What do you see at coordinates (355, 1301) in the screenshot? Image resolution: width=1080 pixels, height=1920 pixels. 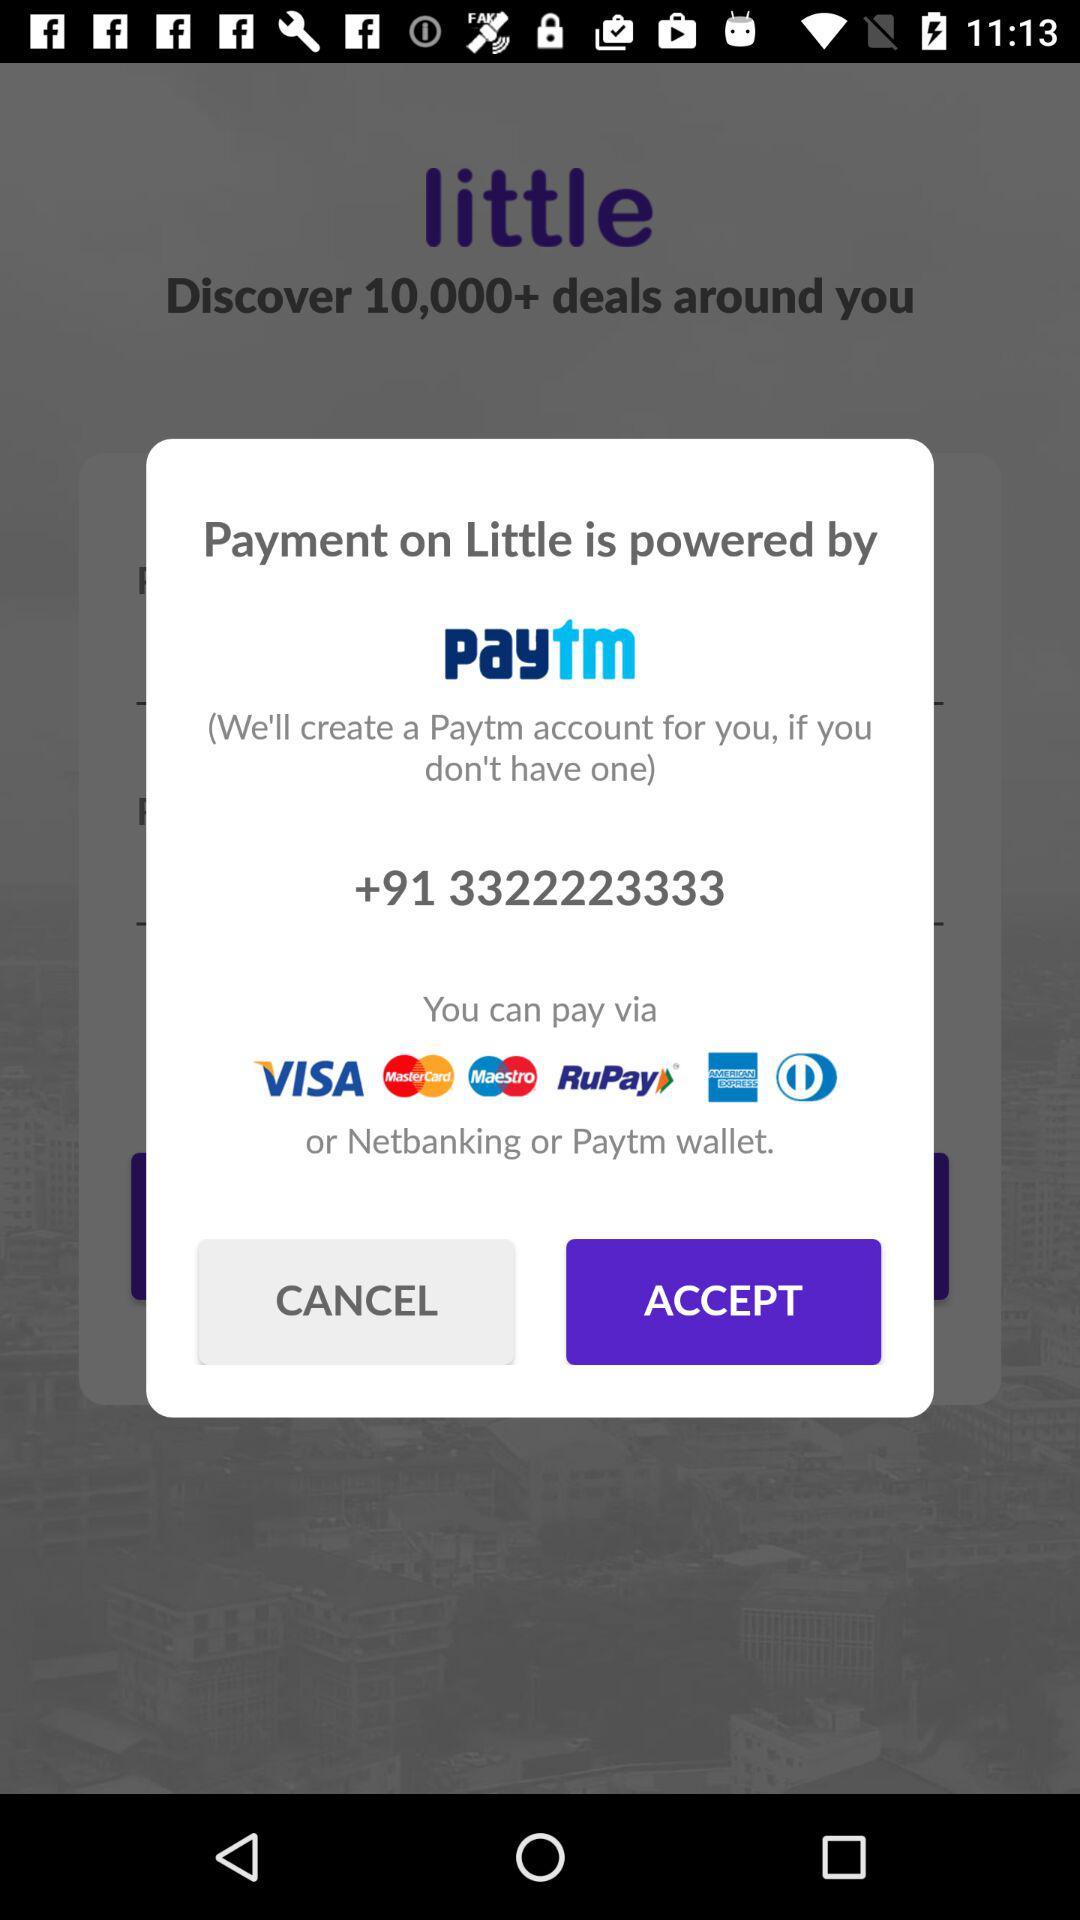 I see `item next to the accept icon` at bounding box center [355, 1301].